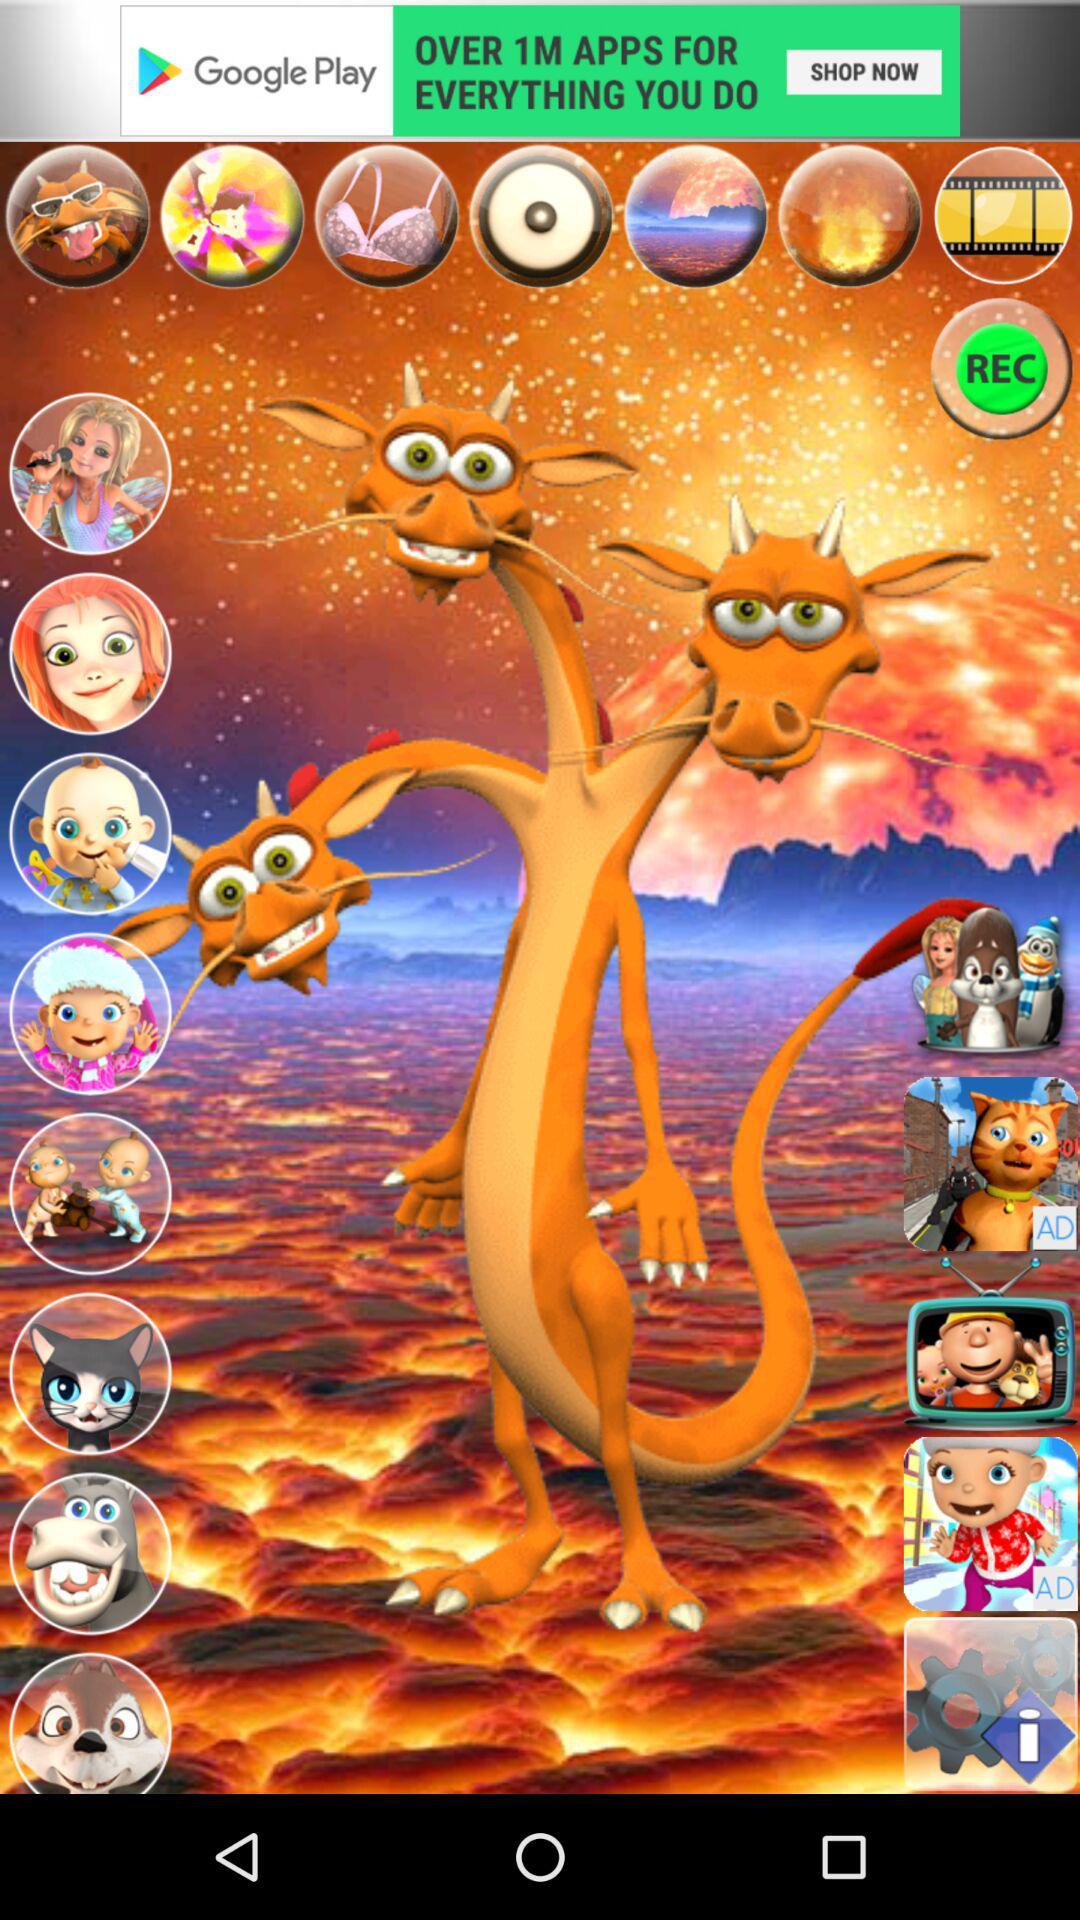  I want to click on make a gong sound, so click(540, 216).